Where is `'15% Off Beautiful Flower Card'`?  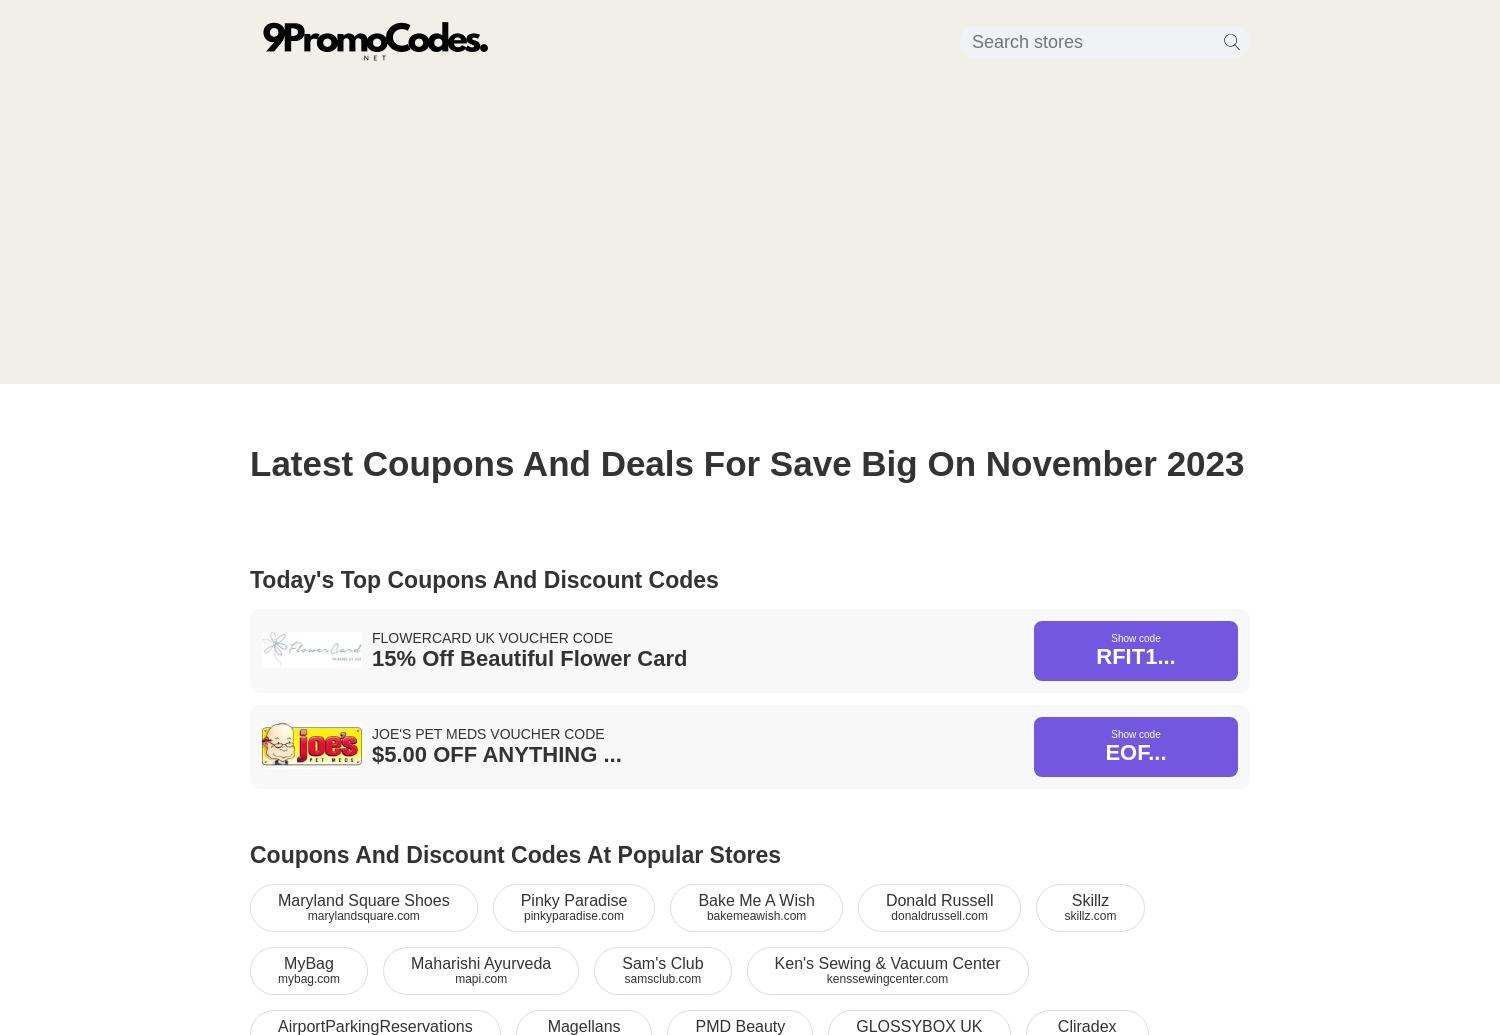 '15% Off Beautiful Flower Card' is located at coordinates (529, 657).